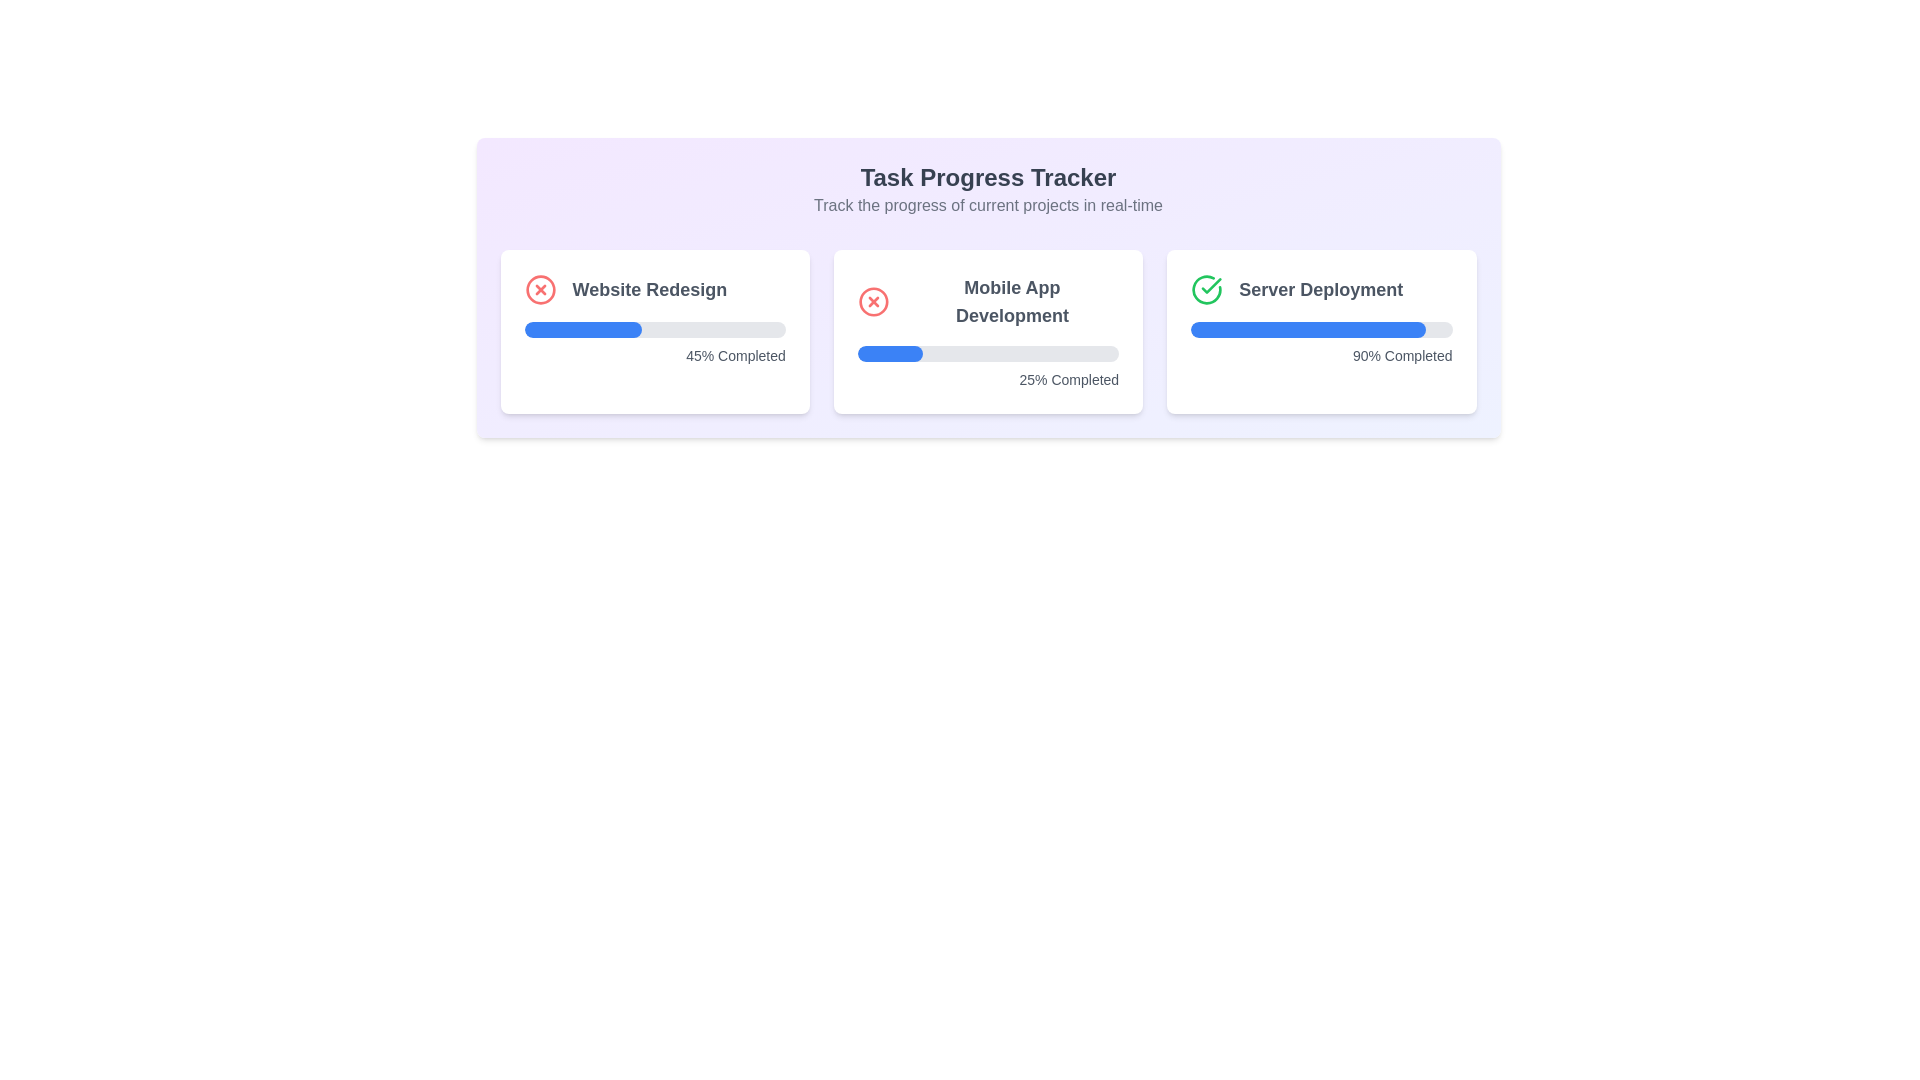 The width and height of the screenshot is (1920, 1080). Describe the element at coordinates (655, 289) in the screenshot. I see `the label displaying 'Website Redesign' with a red 'X' icon, located at the top left of the first task card in the project progress row` at that location.